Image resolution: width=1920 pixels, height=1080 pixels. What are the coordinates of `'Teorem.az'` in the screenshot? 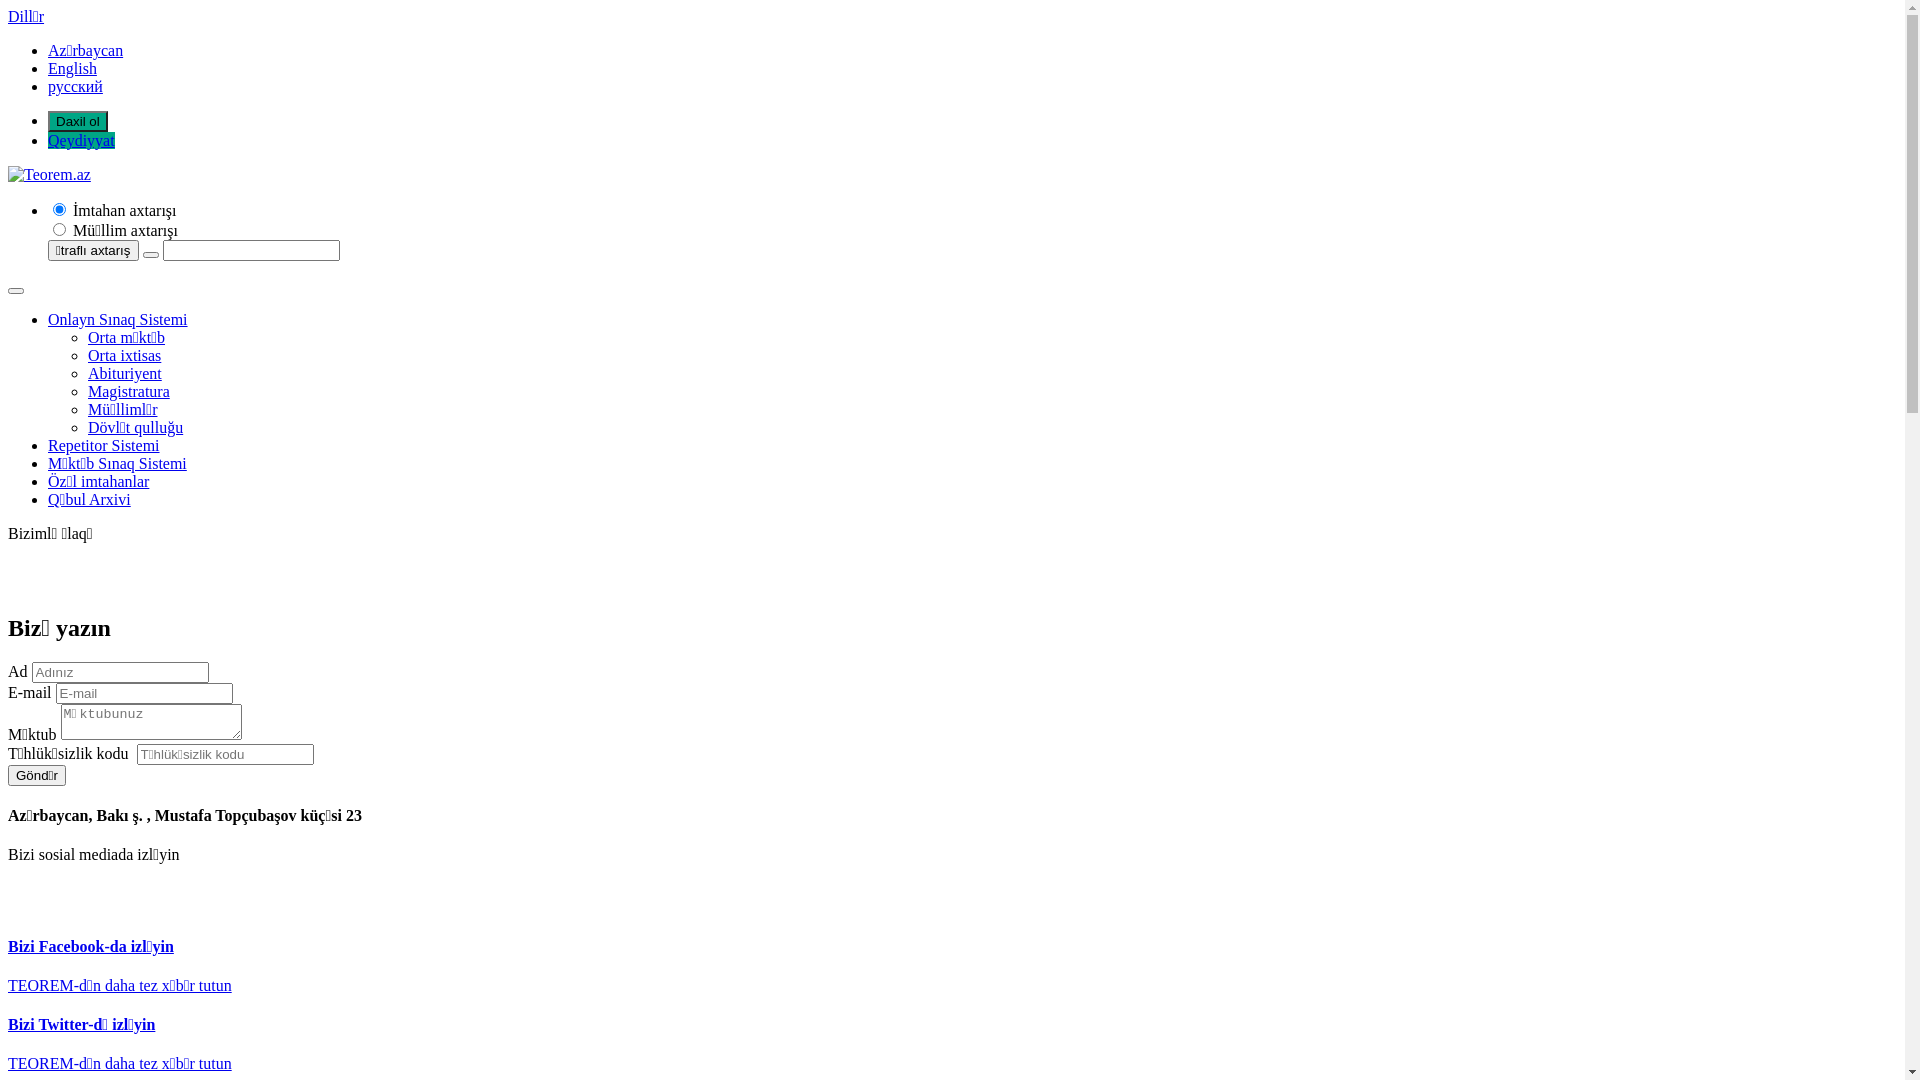 It's located at (49, 173).